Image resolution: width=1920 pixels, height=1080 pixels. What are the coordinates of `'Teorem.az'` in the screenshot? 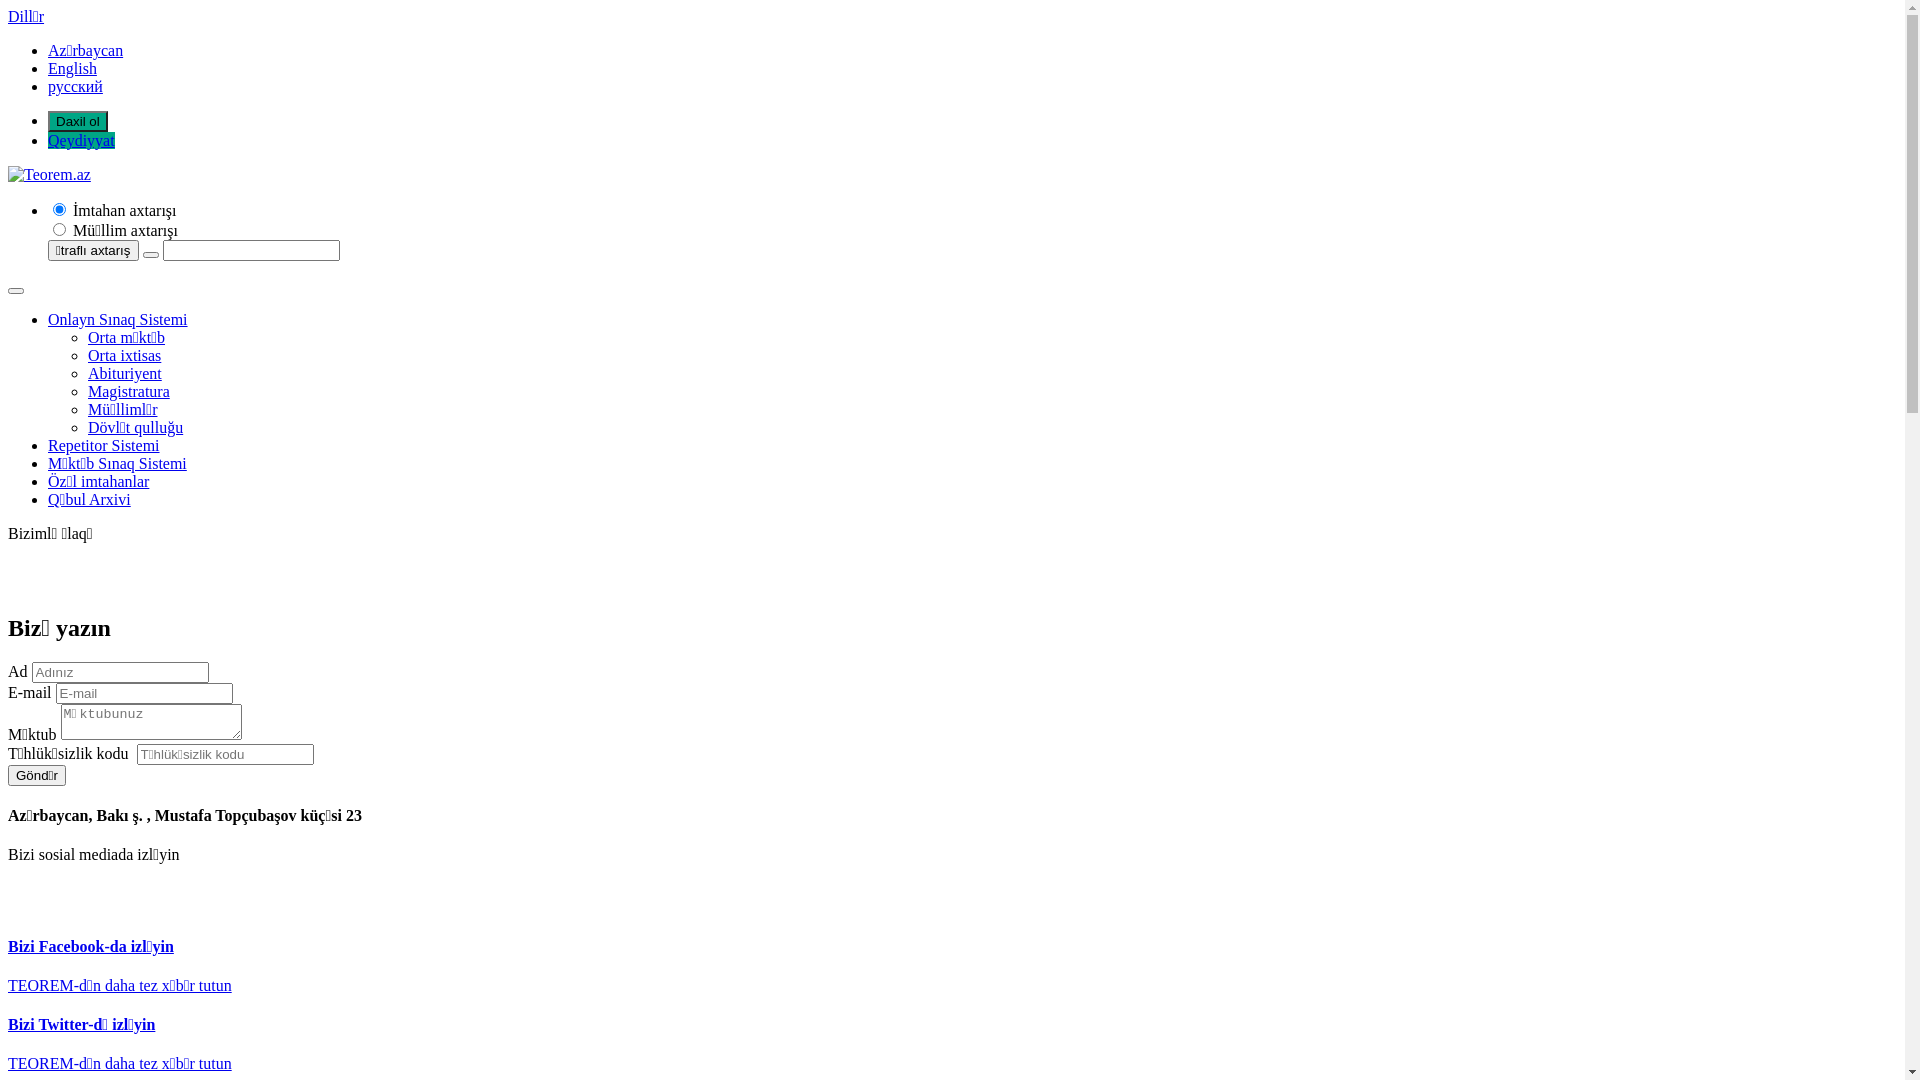 It's located at (49, 173).